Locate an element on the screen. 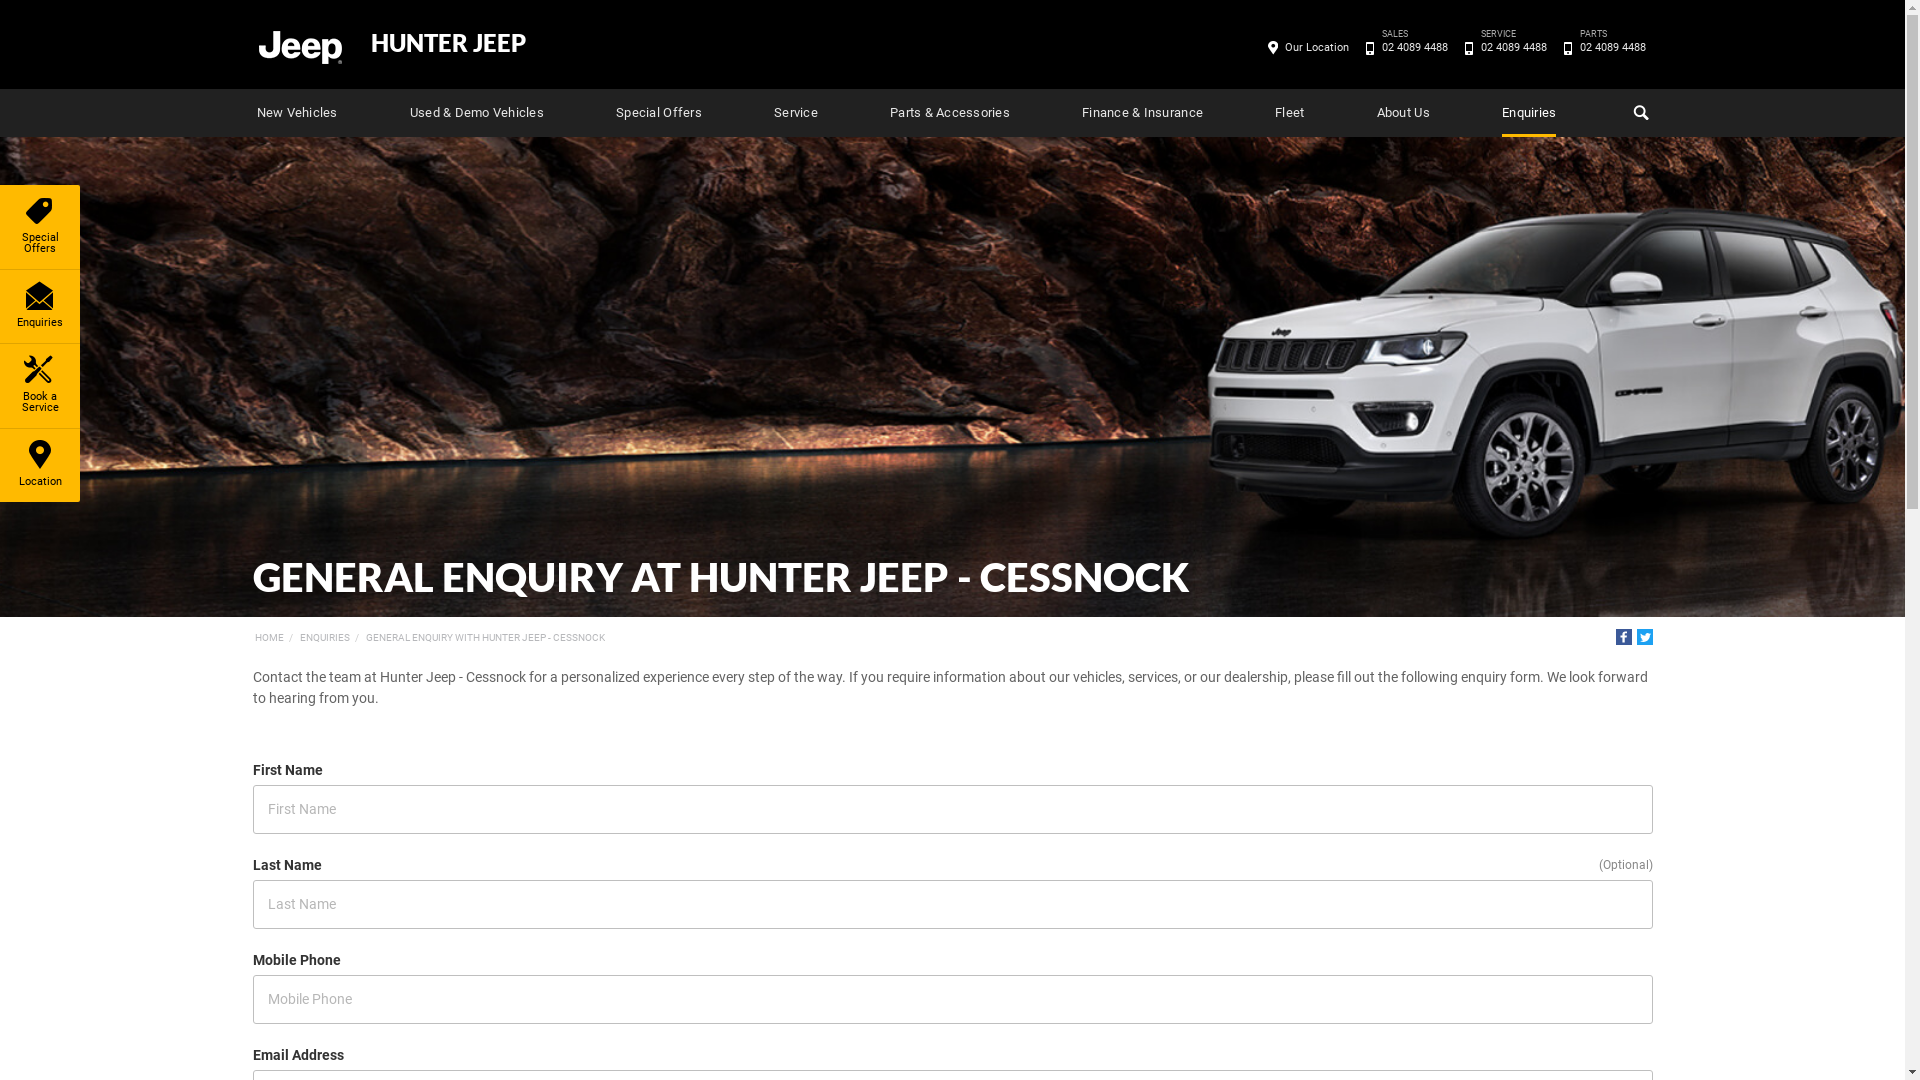 This screenshot has width=1920, height=1080. 'Finance & Insurance' is located at coordinates (1142, 112).